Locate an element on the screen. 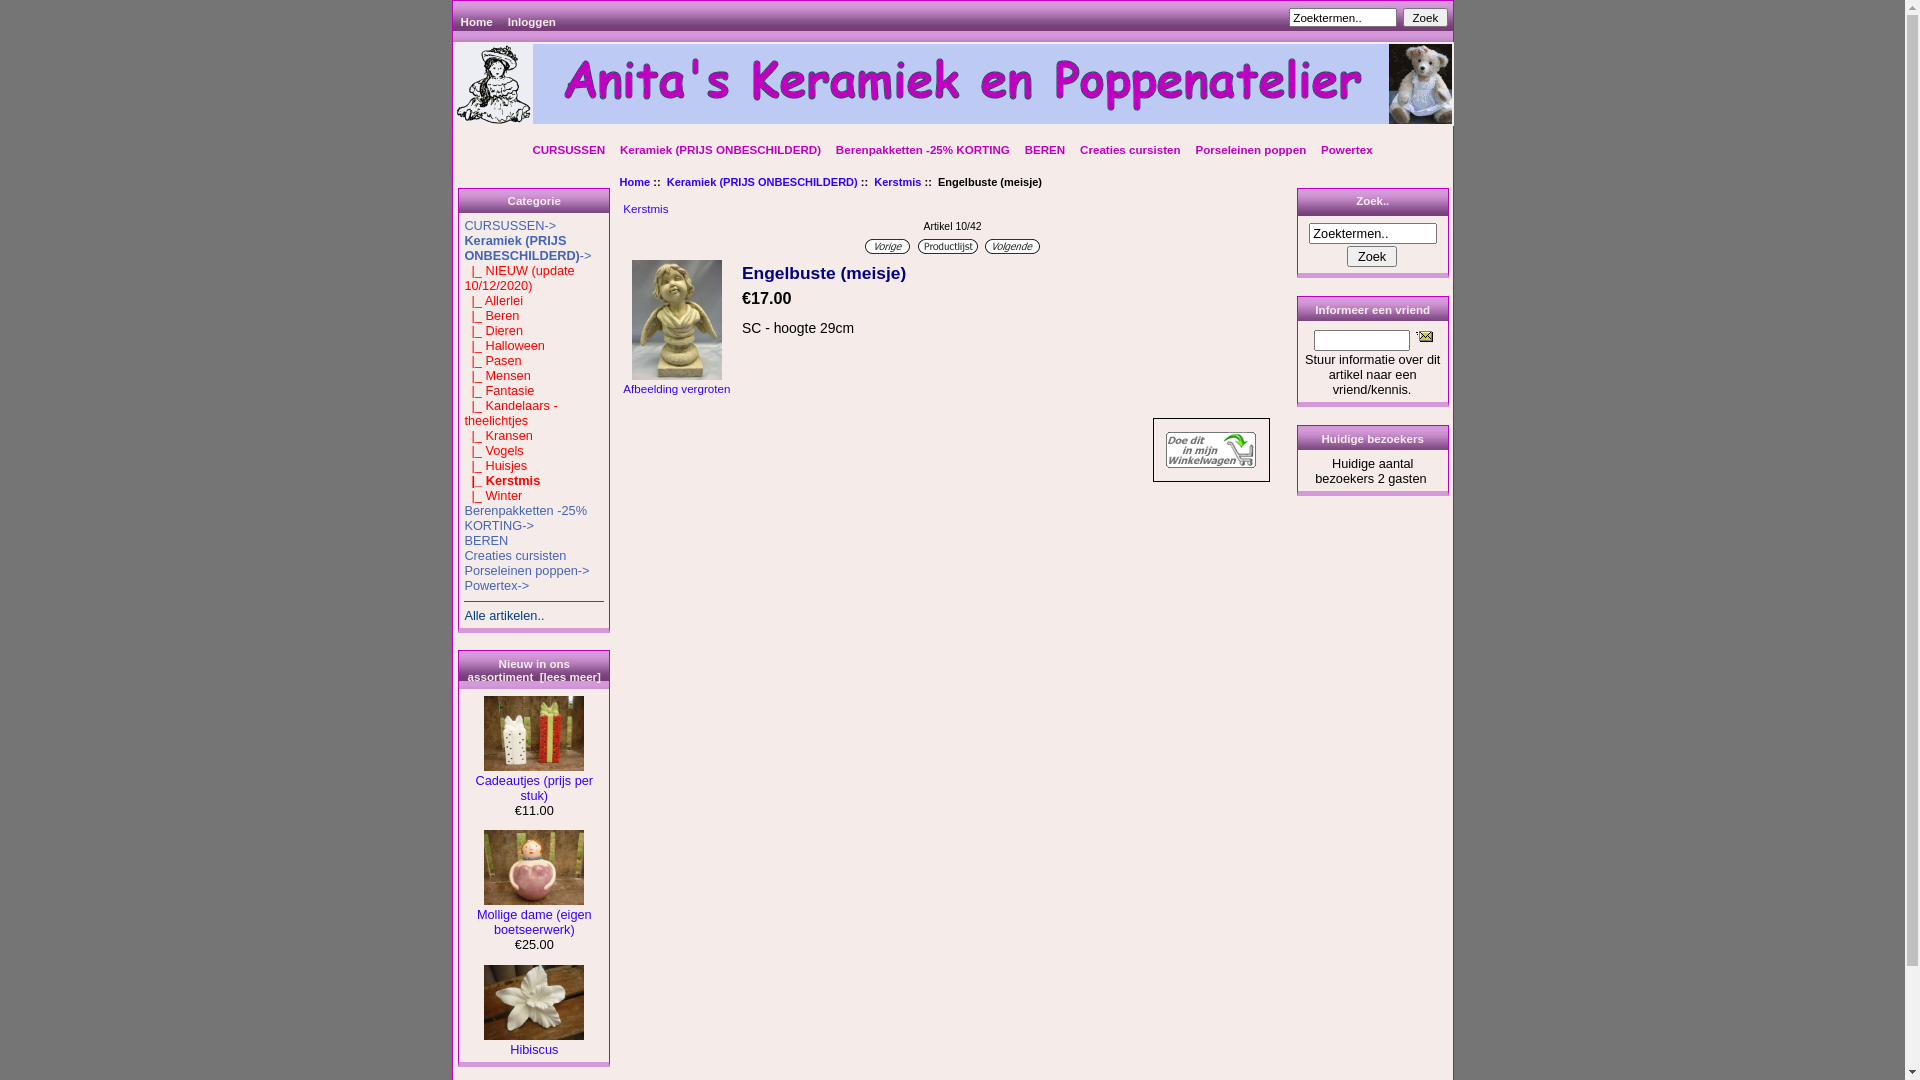  ' Volgende ' is located at coordinates (1012, 245).